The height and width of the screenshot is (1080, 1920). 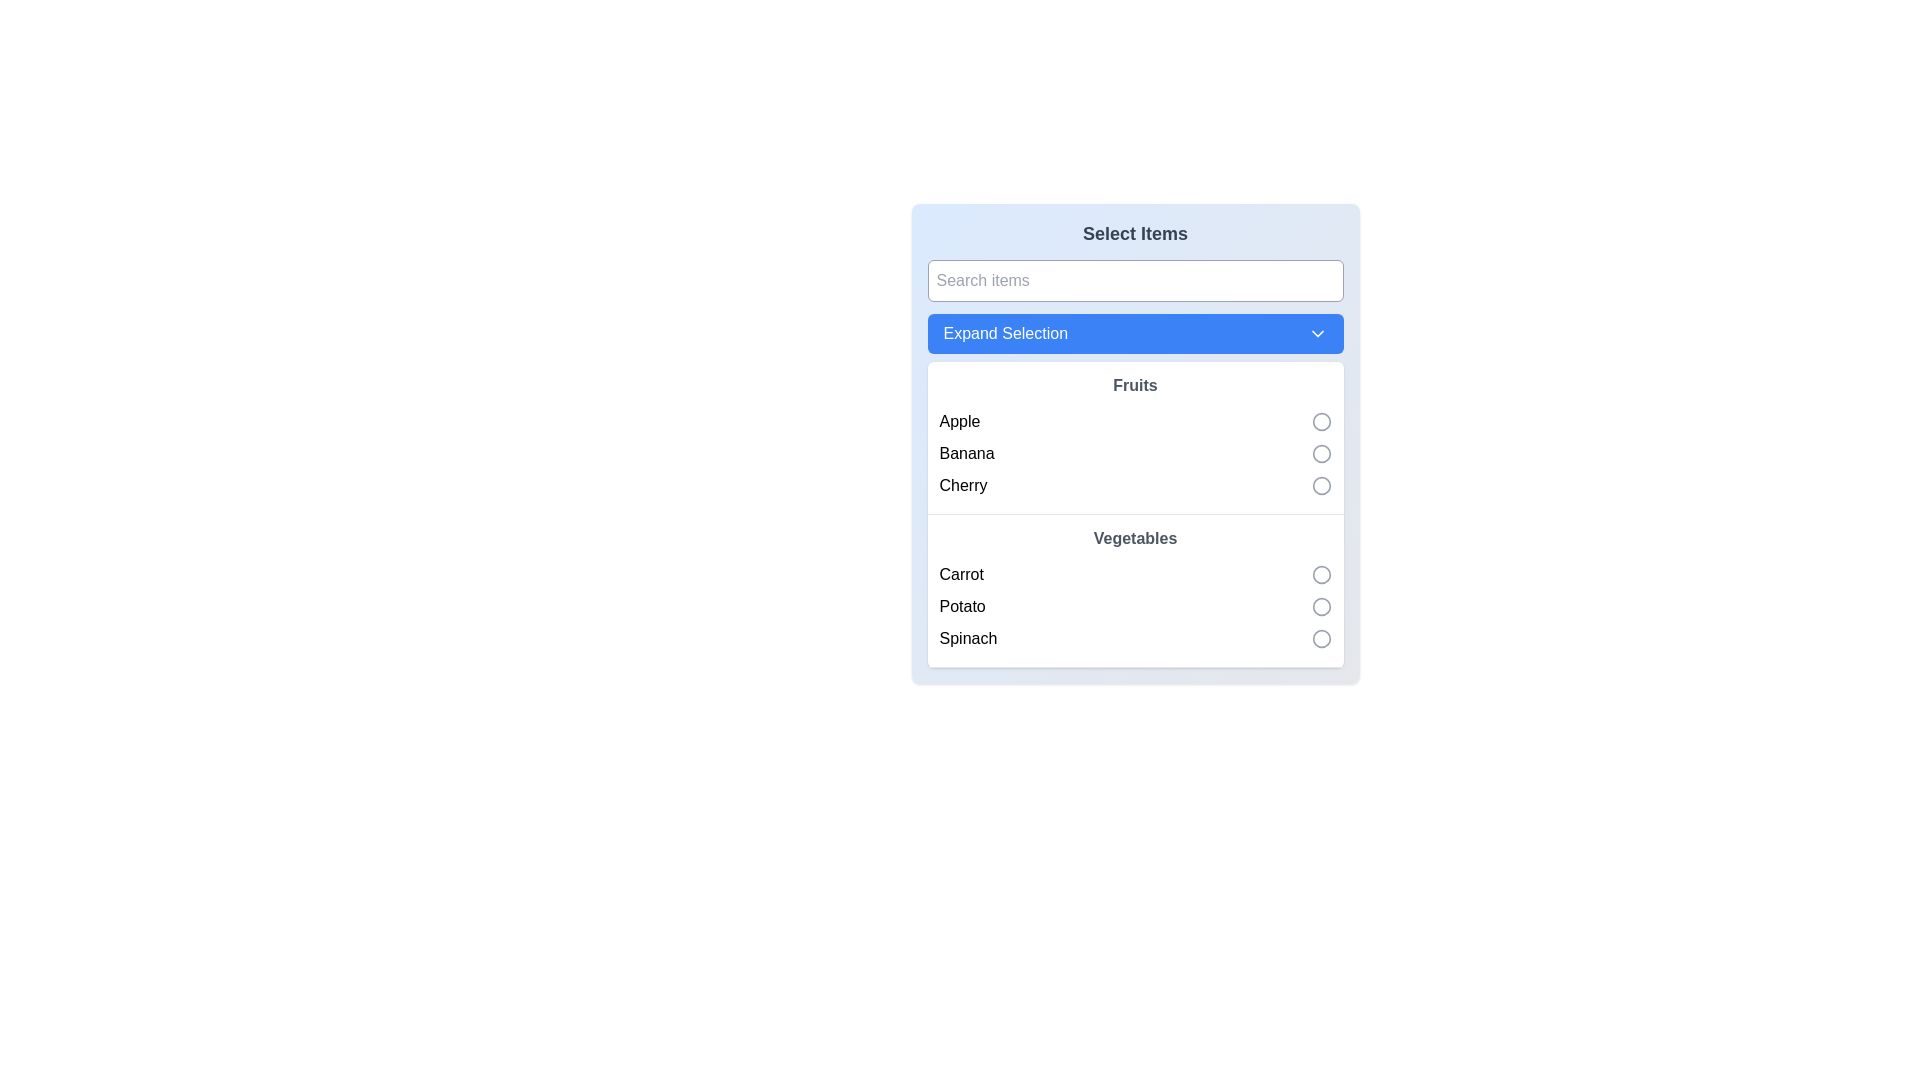 What do you see at coordinates (1135, 538) in the screenshot?
I see `the 'Vegetables' category heading text label that indicates related items such as 'Carrot', 'Potato', and 'Spinach'` at bounding box center [1135, 538].